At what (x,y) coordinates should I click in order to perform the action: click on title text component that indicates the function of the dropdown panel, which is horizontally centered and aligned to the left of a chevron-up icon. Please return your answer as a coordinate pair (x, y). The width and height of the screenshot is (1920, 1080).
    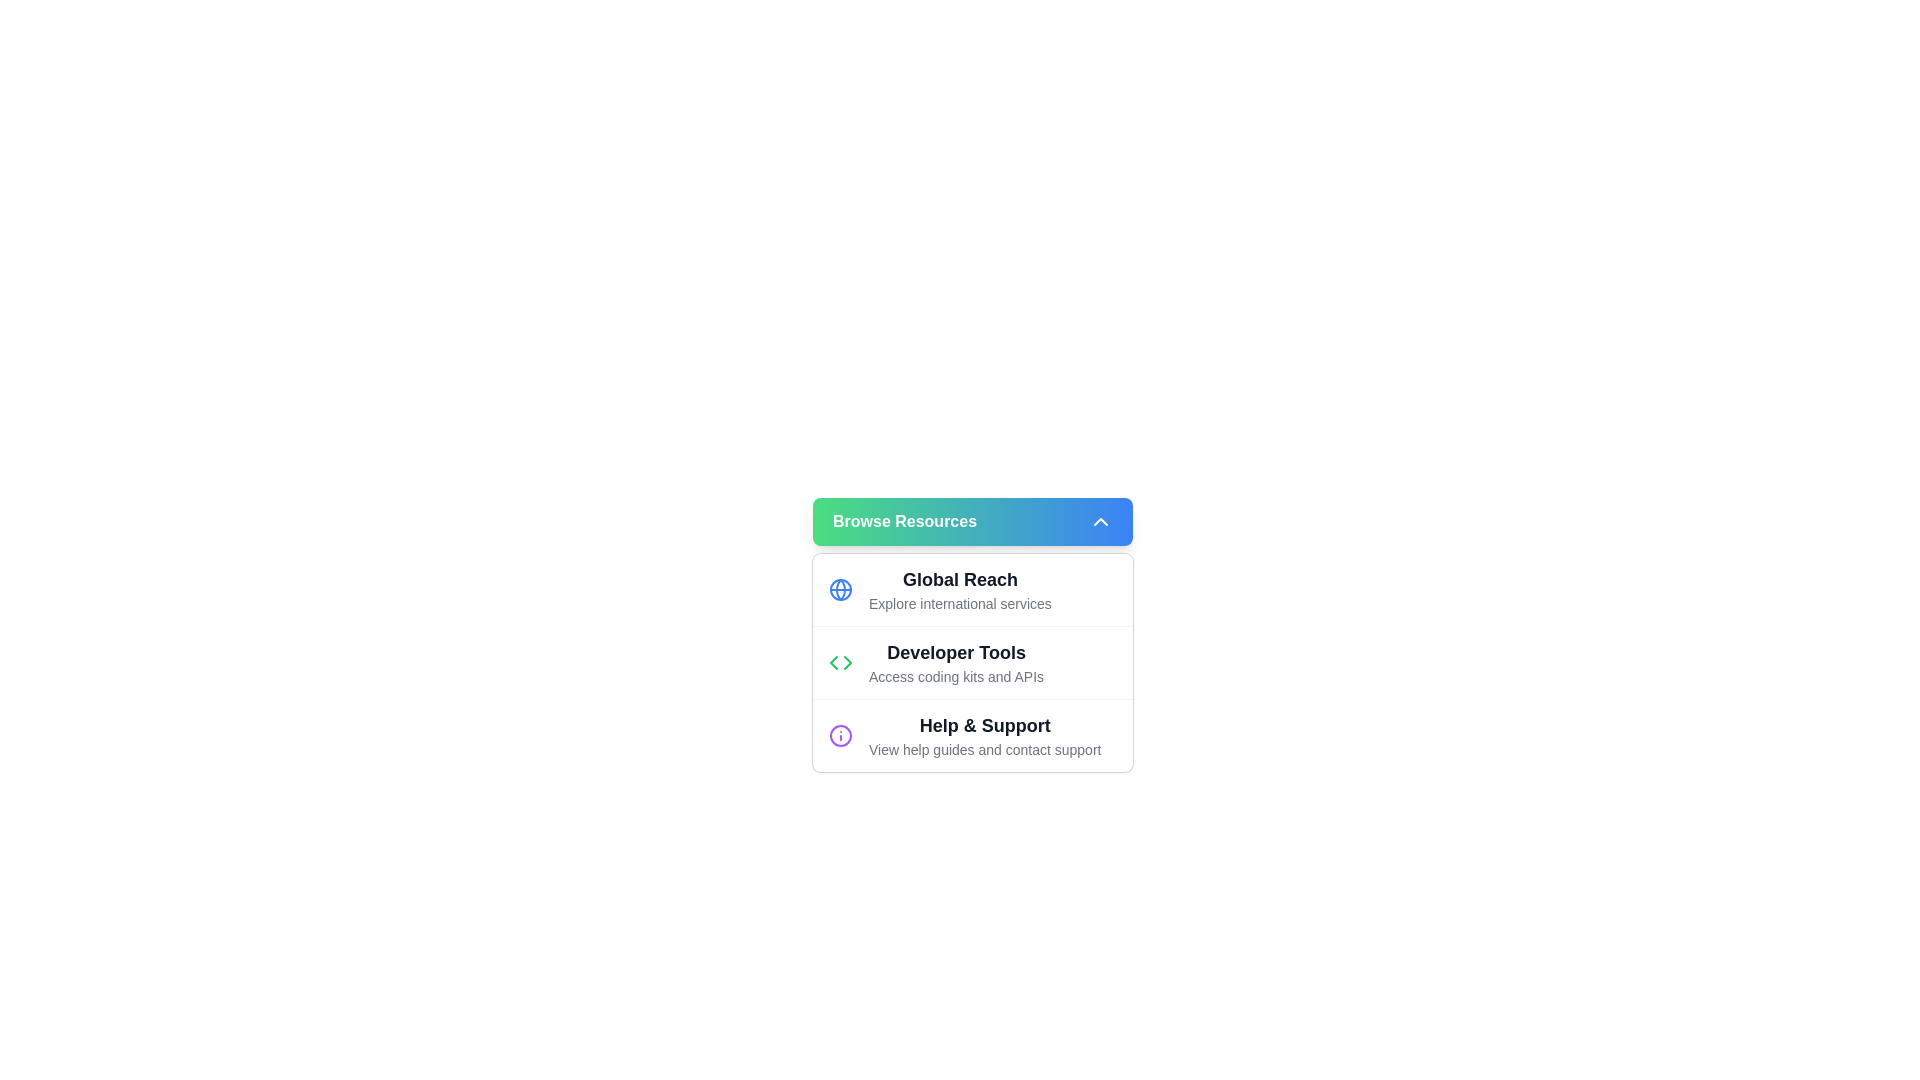
    Looking at the image, I should click on (904, 520).